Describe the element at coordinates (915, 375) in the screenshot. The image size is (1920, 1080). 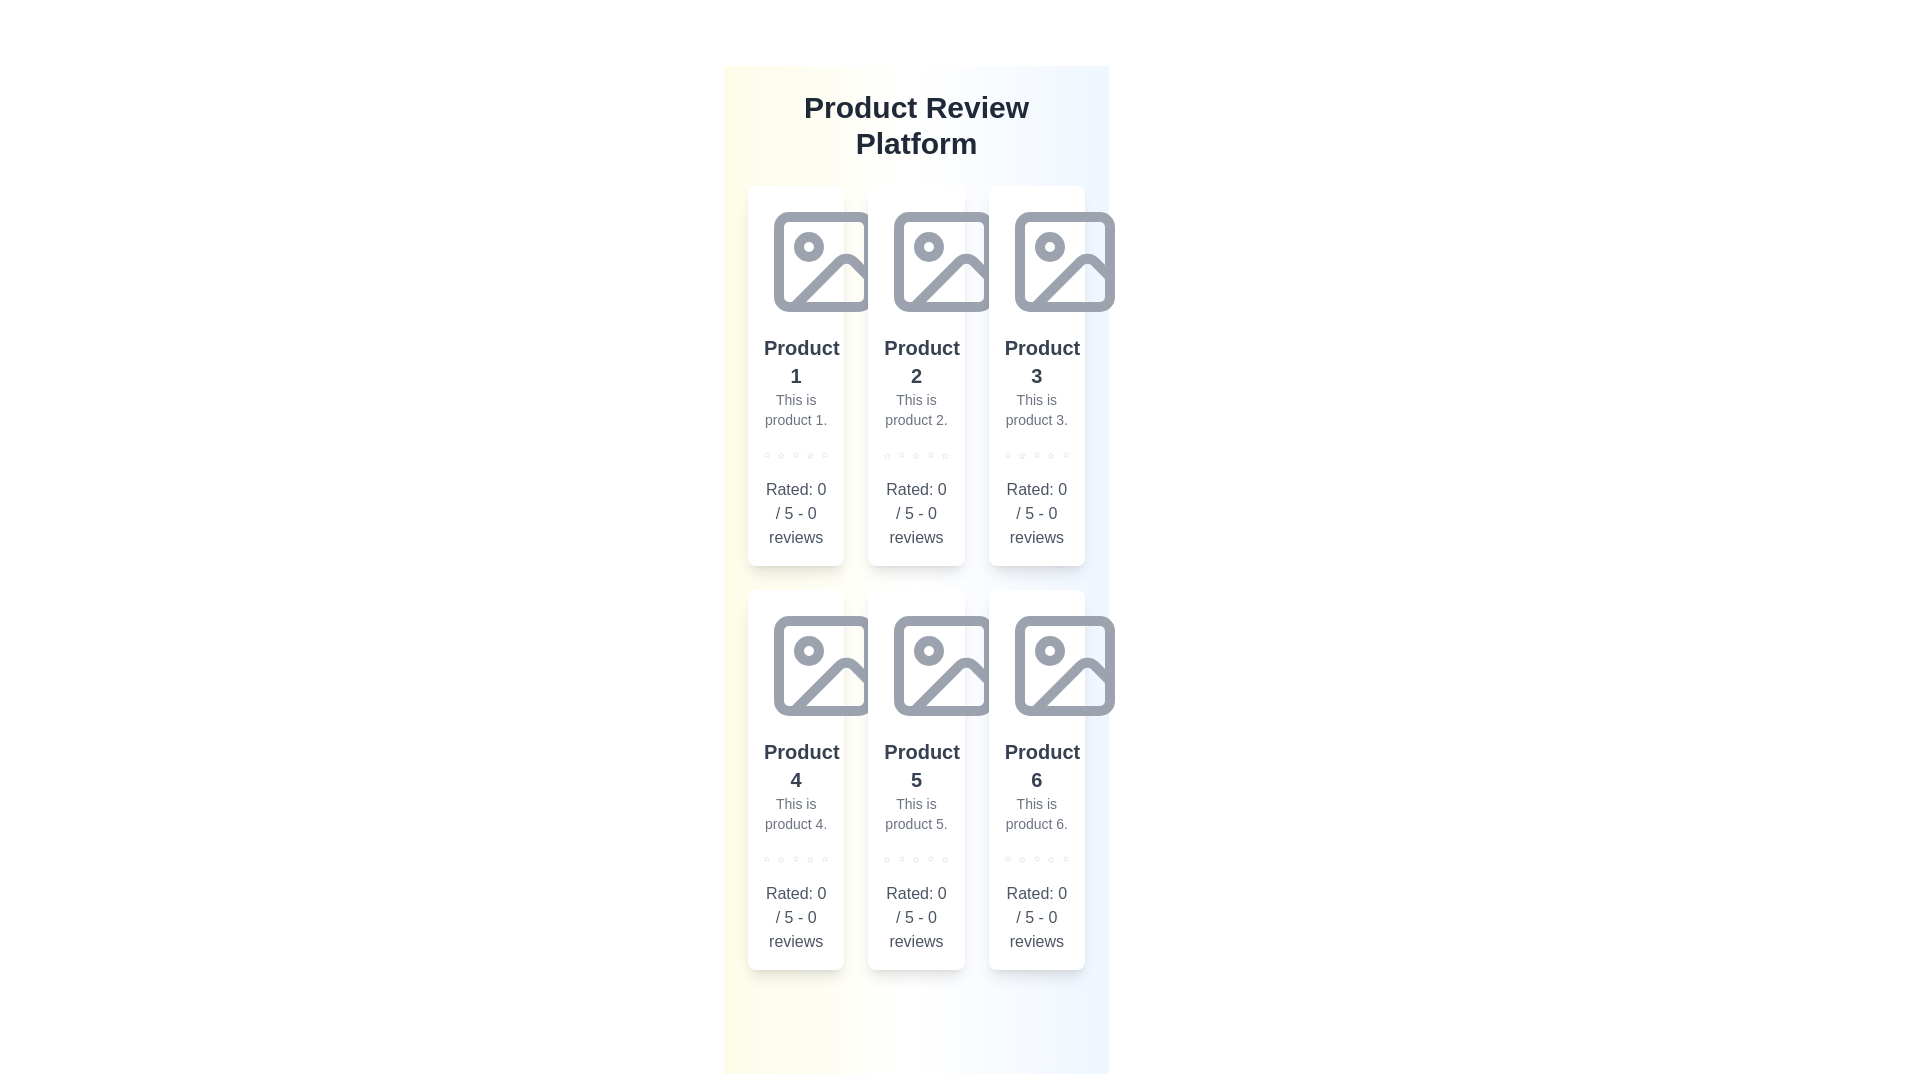
I see `the details of the product card Product 2` at that location.